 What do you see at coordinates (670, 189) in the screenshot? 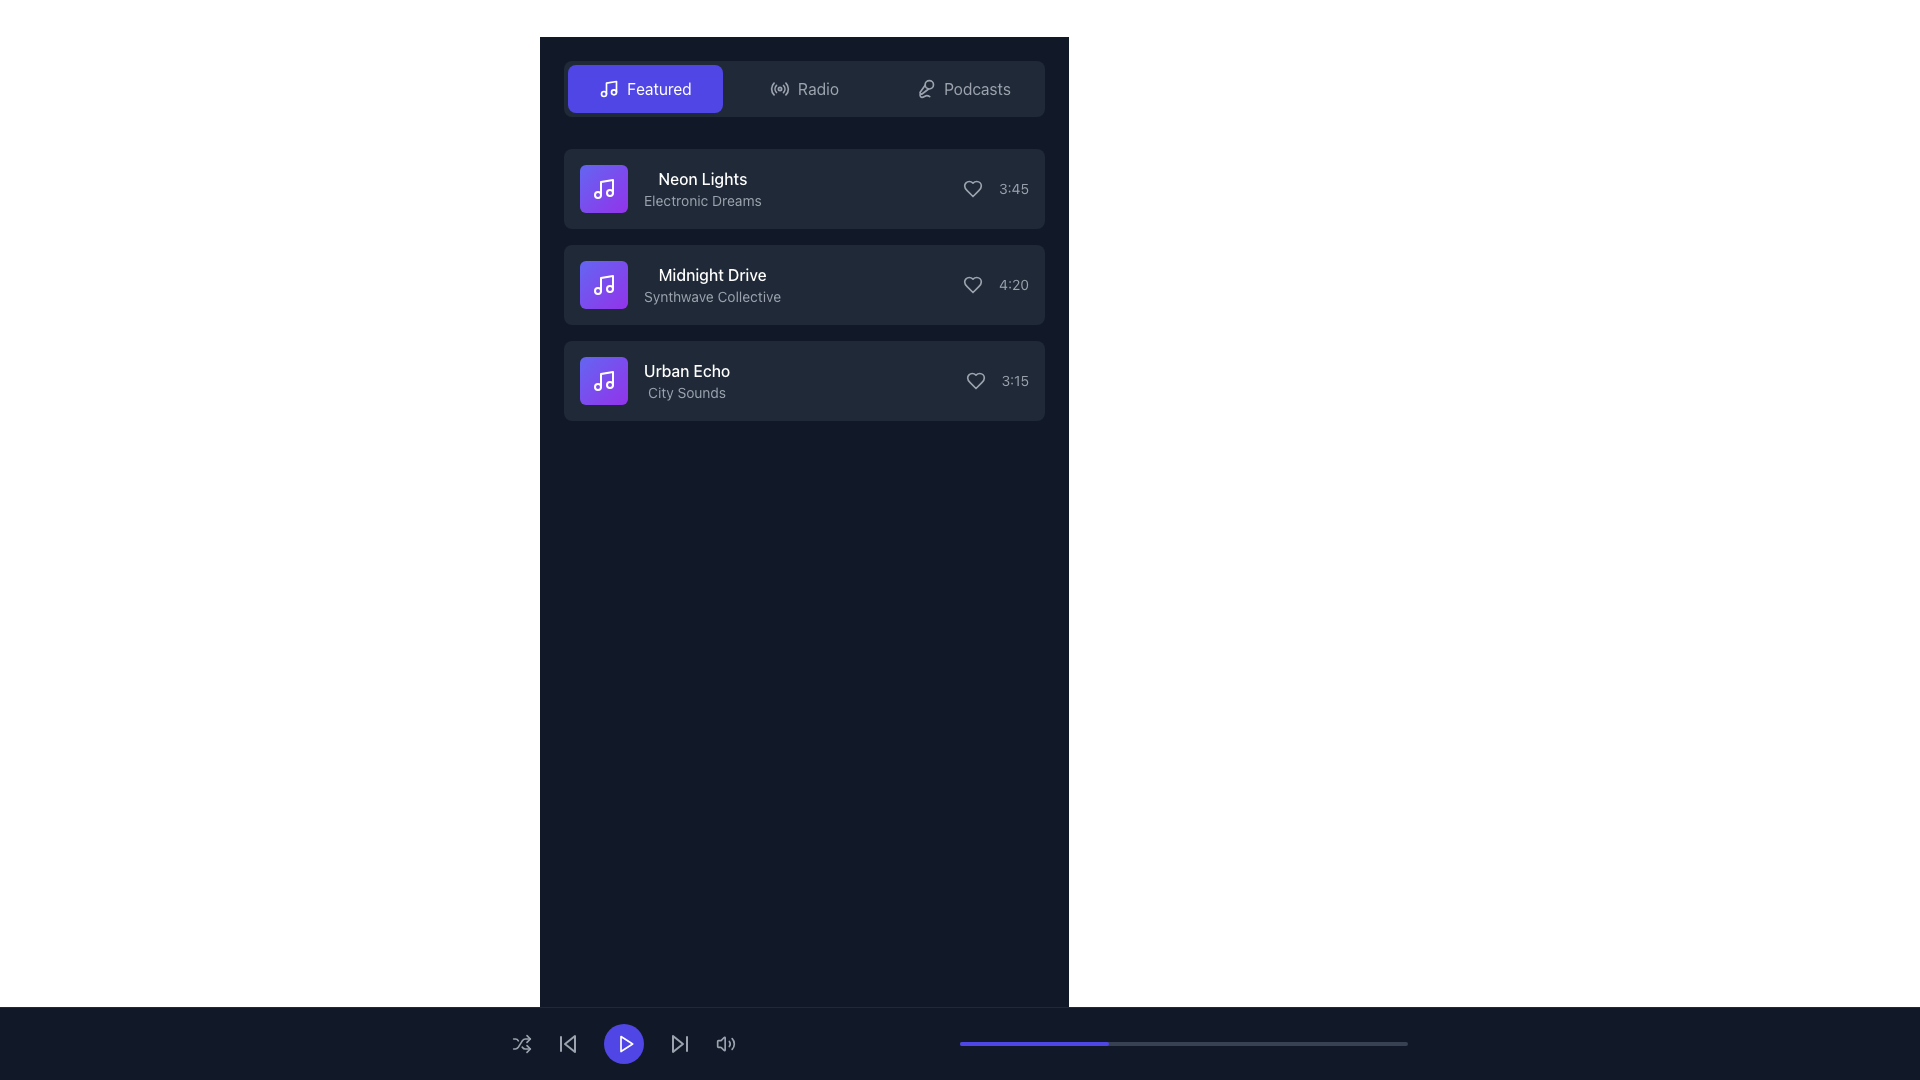
I see `the first item in the vertical list of music entries, which displays 'Neon Lights' in white and 'Electronic Dreams' in gray, with a purple music note icon to the left` at bounding box center [670, 189].